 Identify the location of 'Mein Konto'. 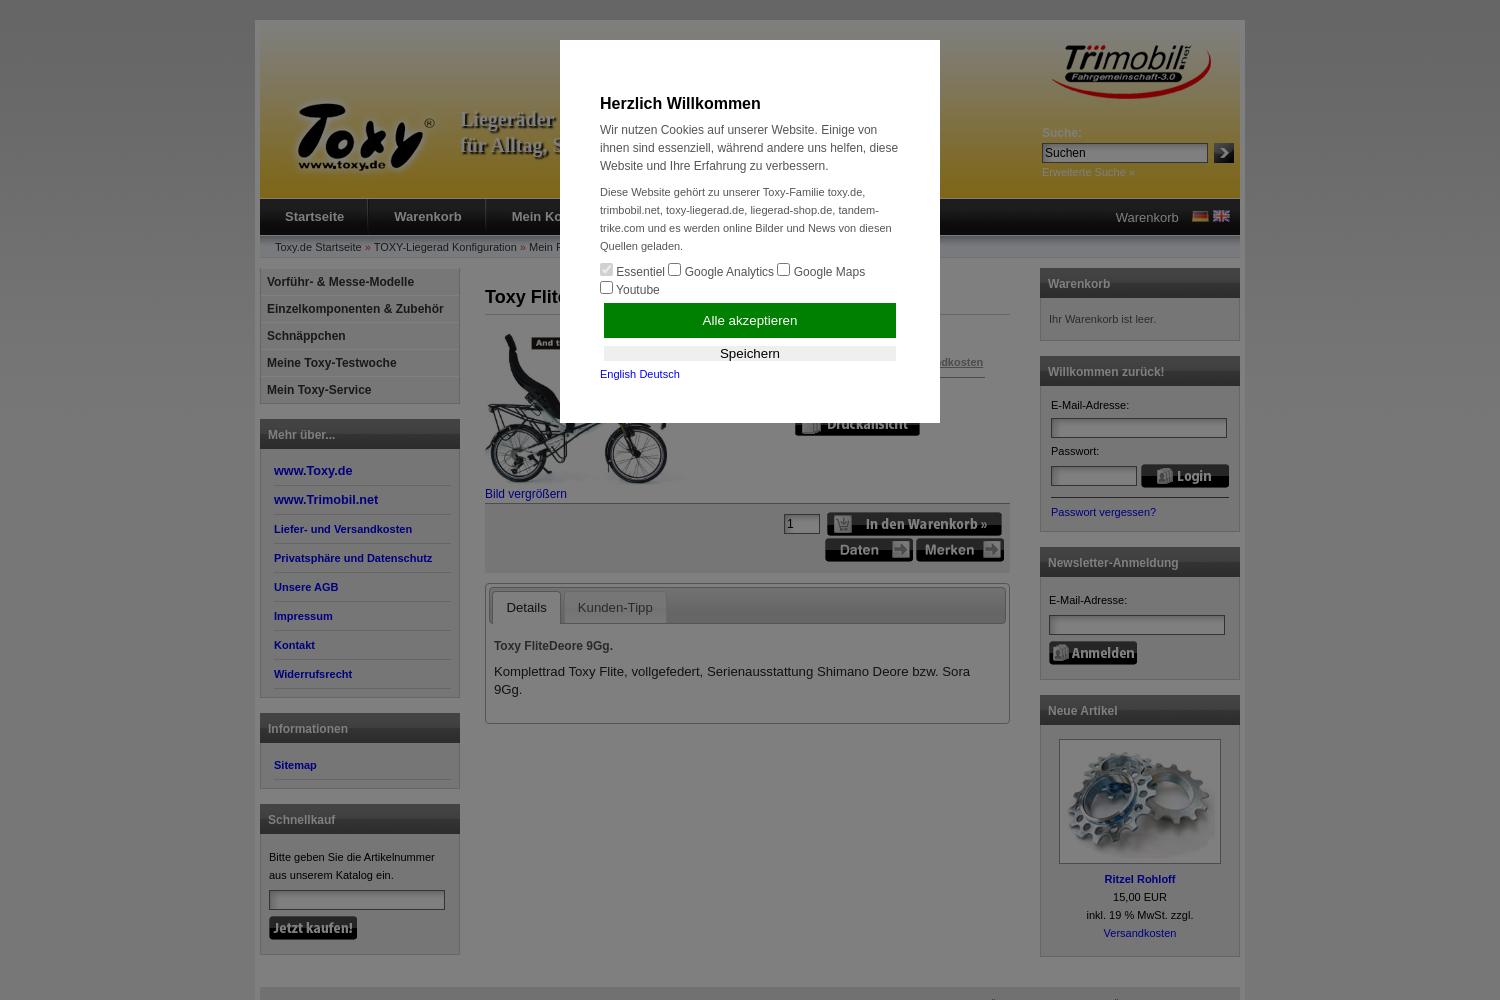
(546, 215).